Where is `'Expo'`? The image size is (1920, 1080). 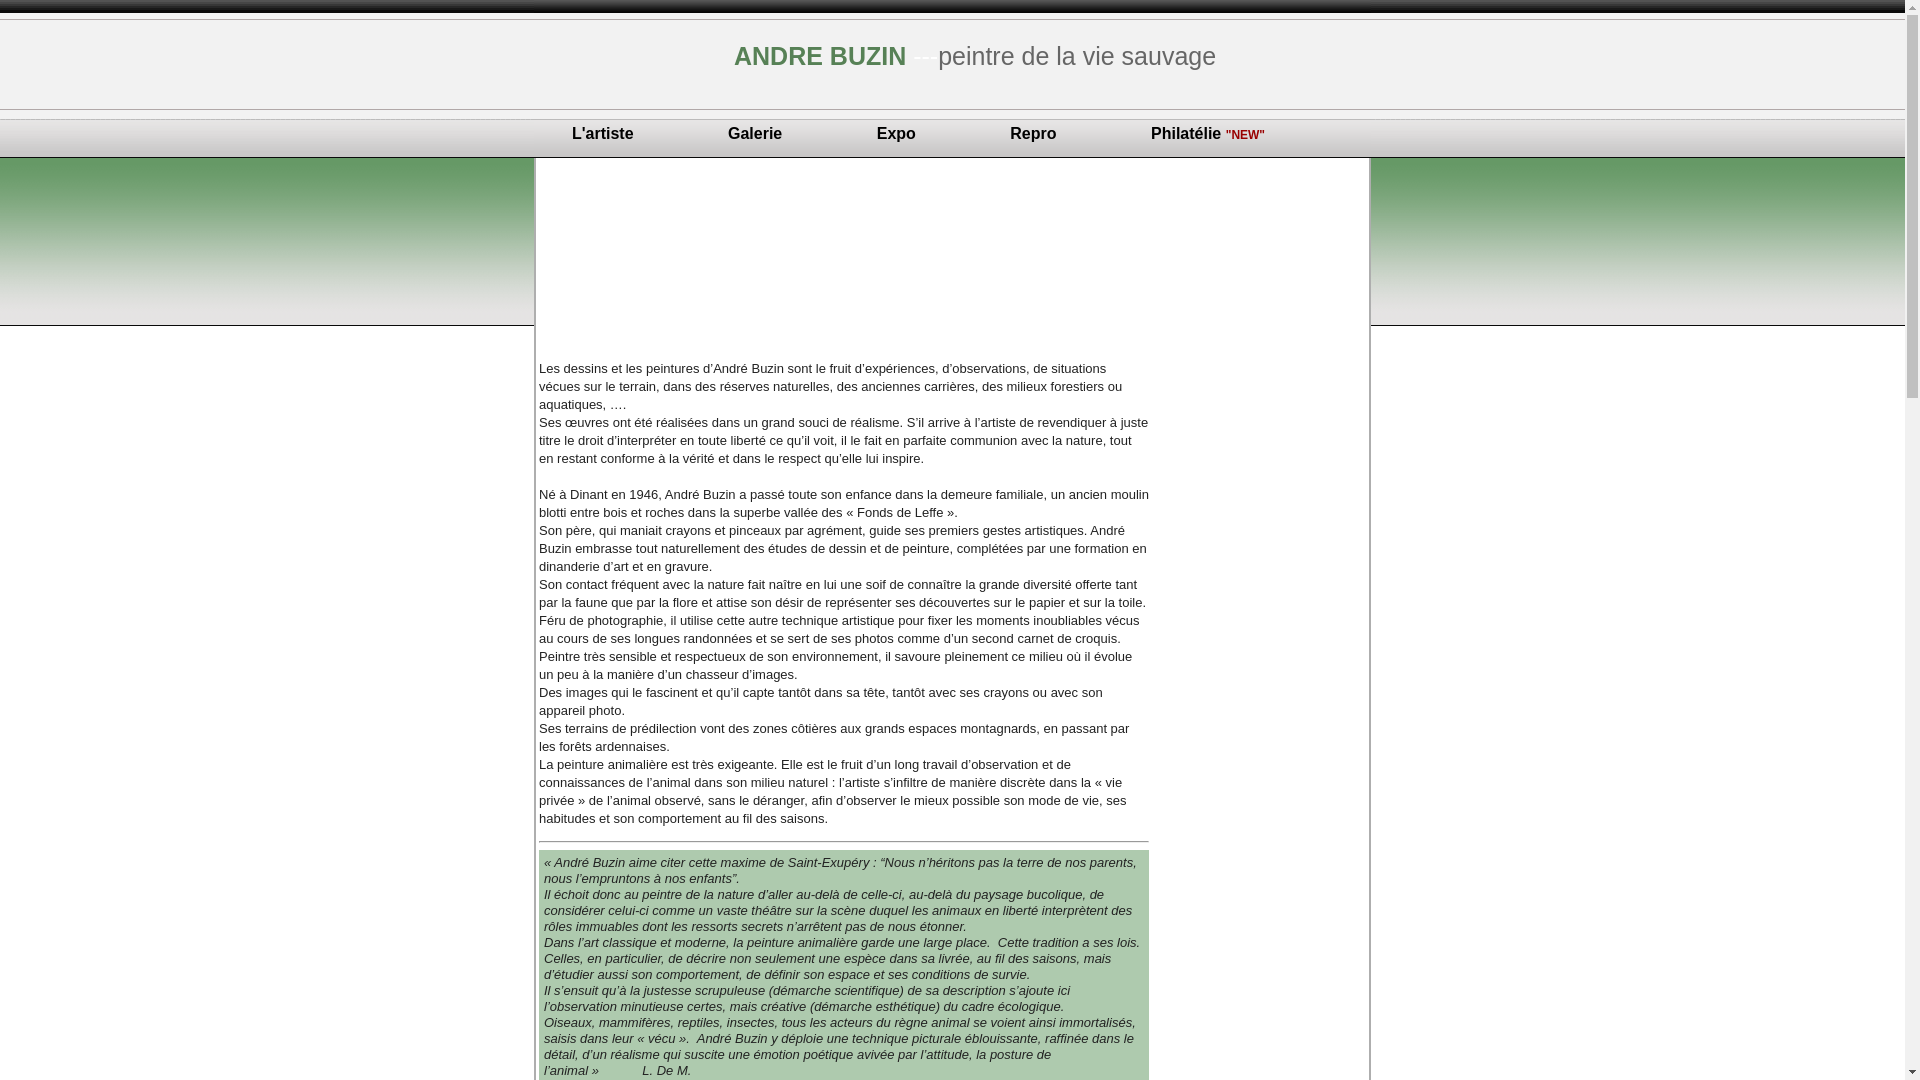 'Expo' is located at coordinates (895, 133).